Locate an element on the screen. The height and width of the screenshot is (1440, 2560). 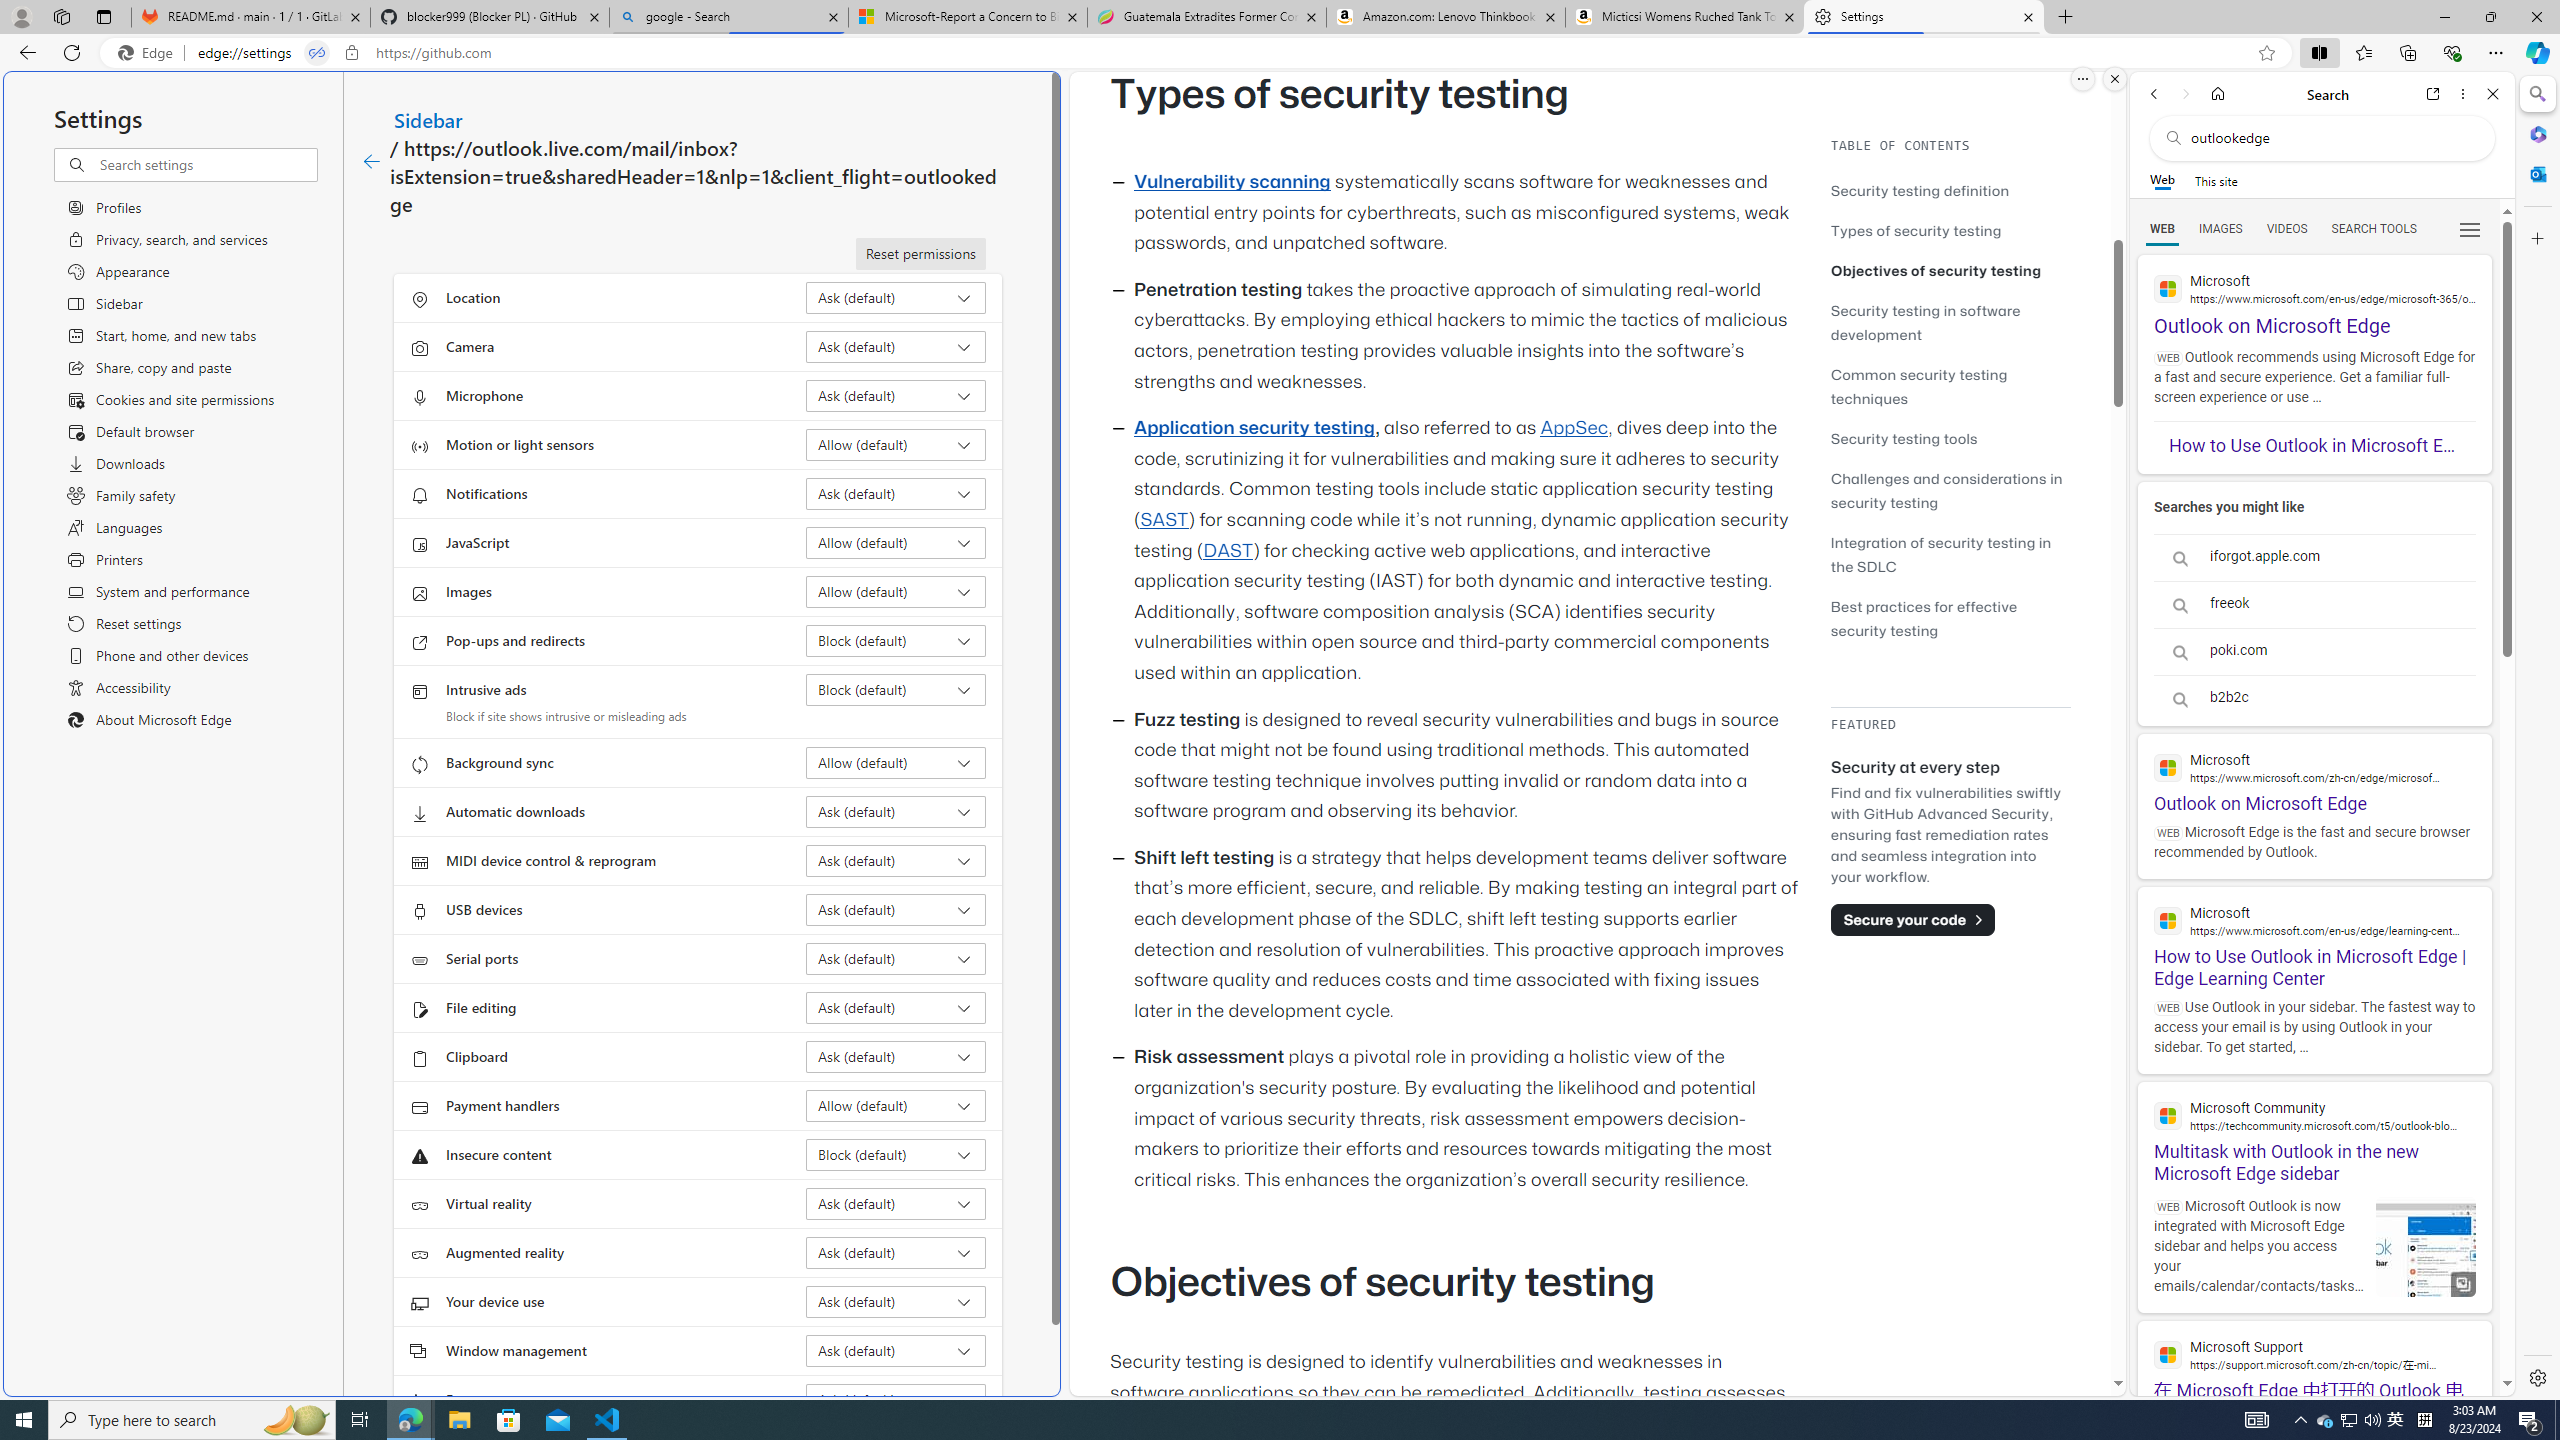
'Virtual reality Ask (default)' is located at coordinates (896, 1202).